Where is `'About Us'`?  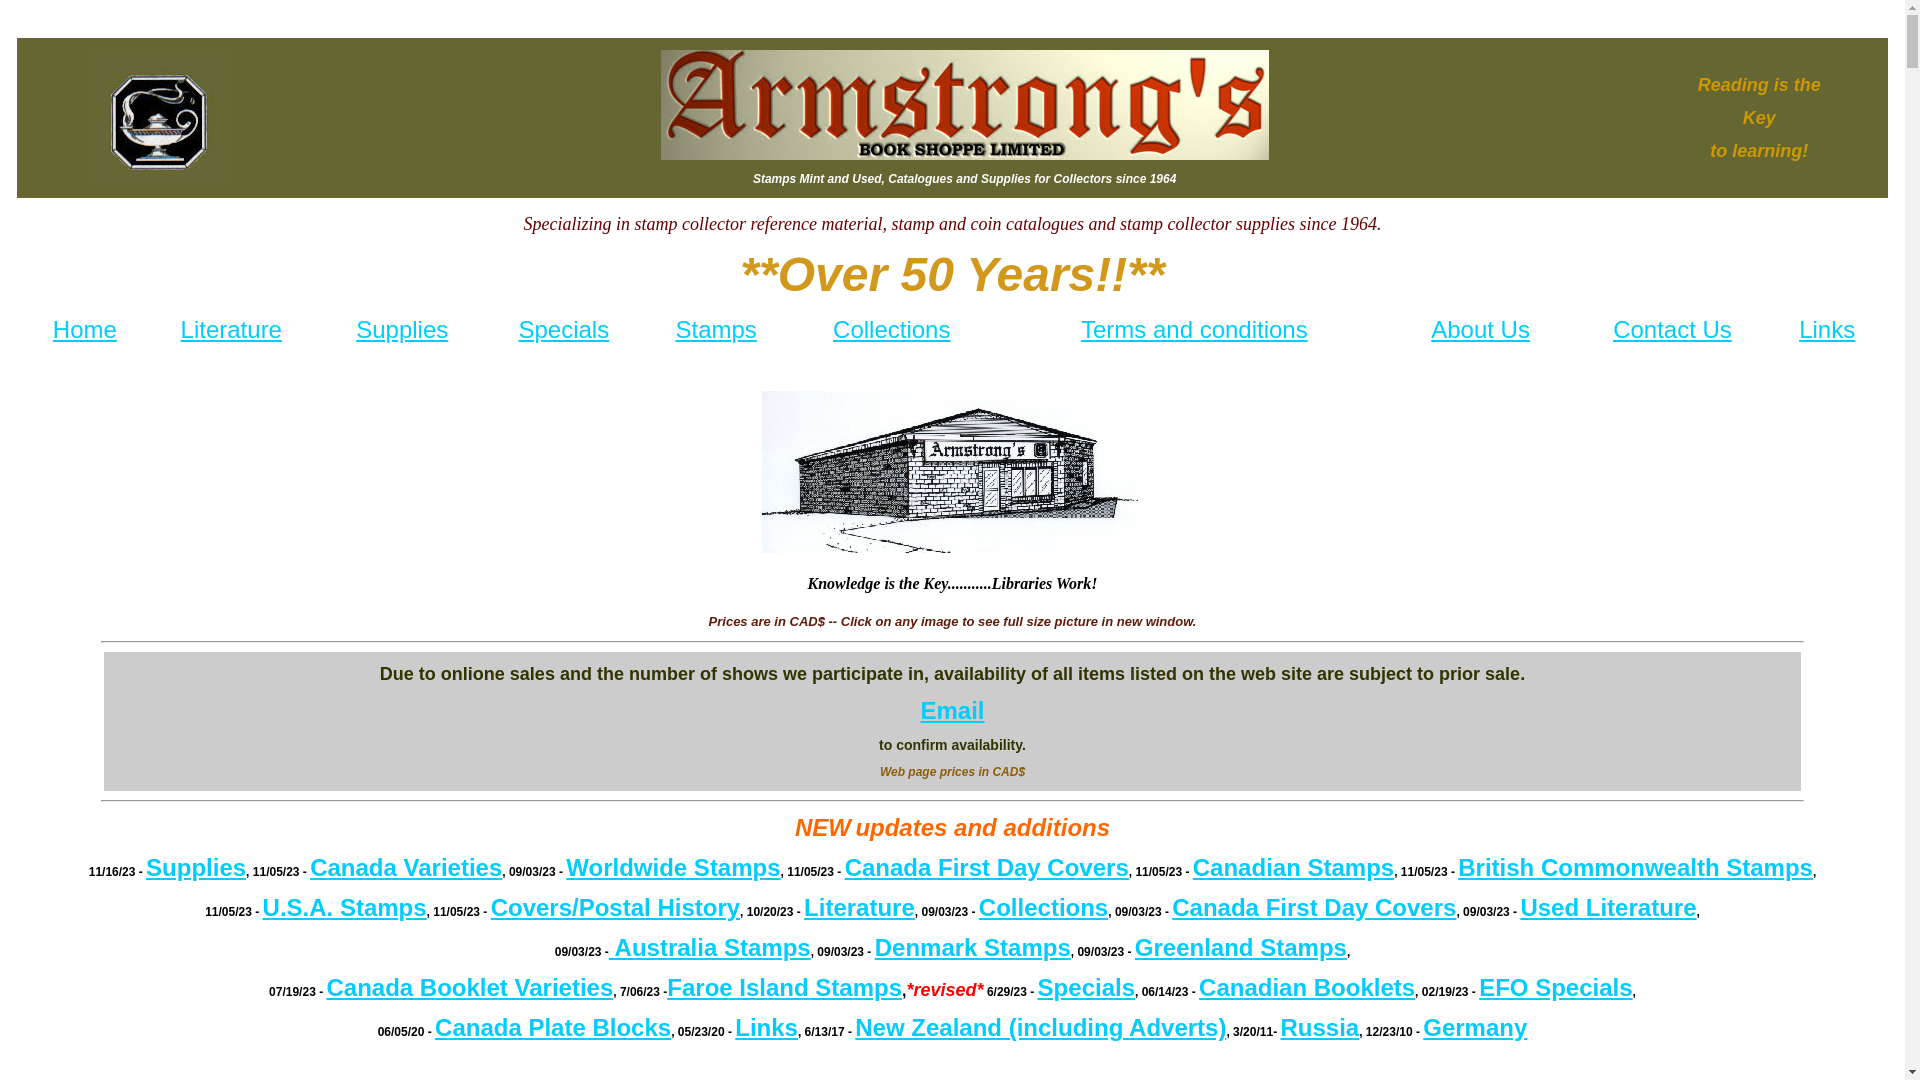
'About Us' is located at coordinates (1480, 328).